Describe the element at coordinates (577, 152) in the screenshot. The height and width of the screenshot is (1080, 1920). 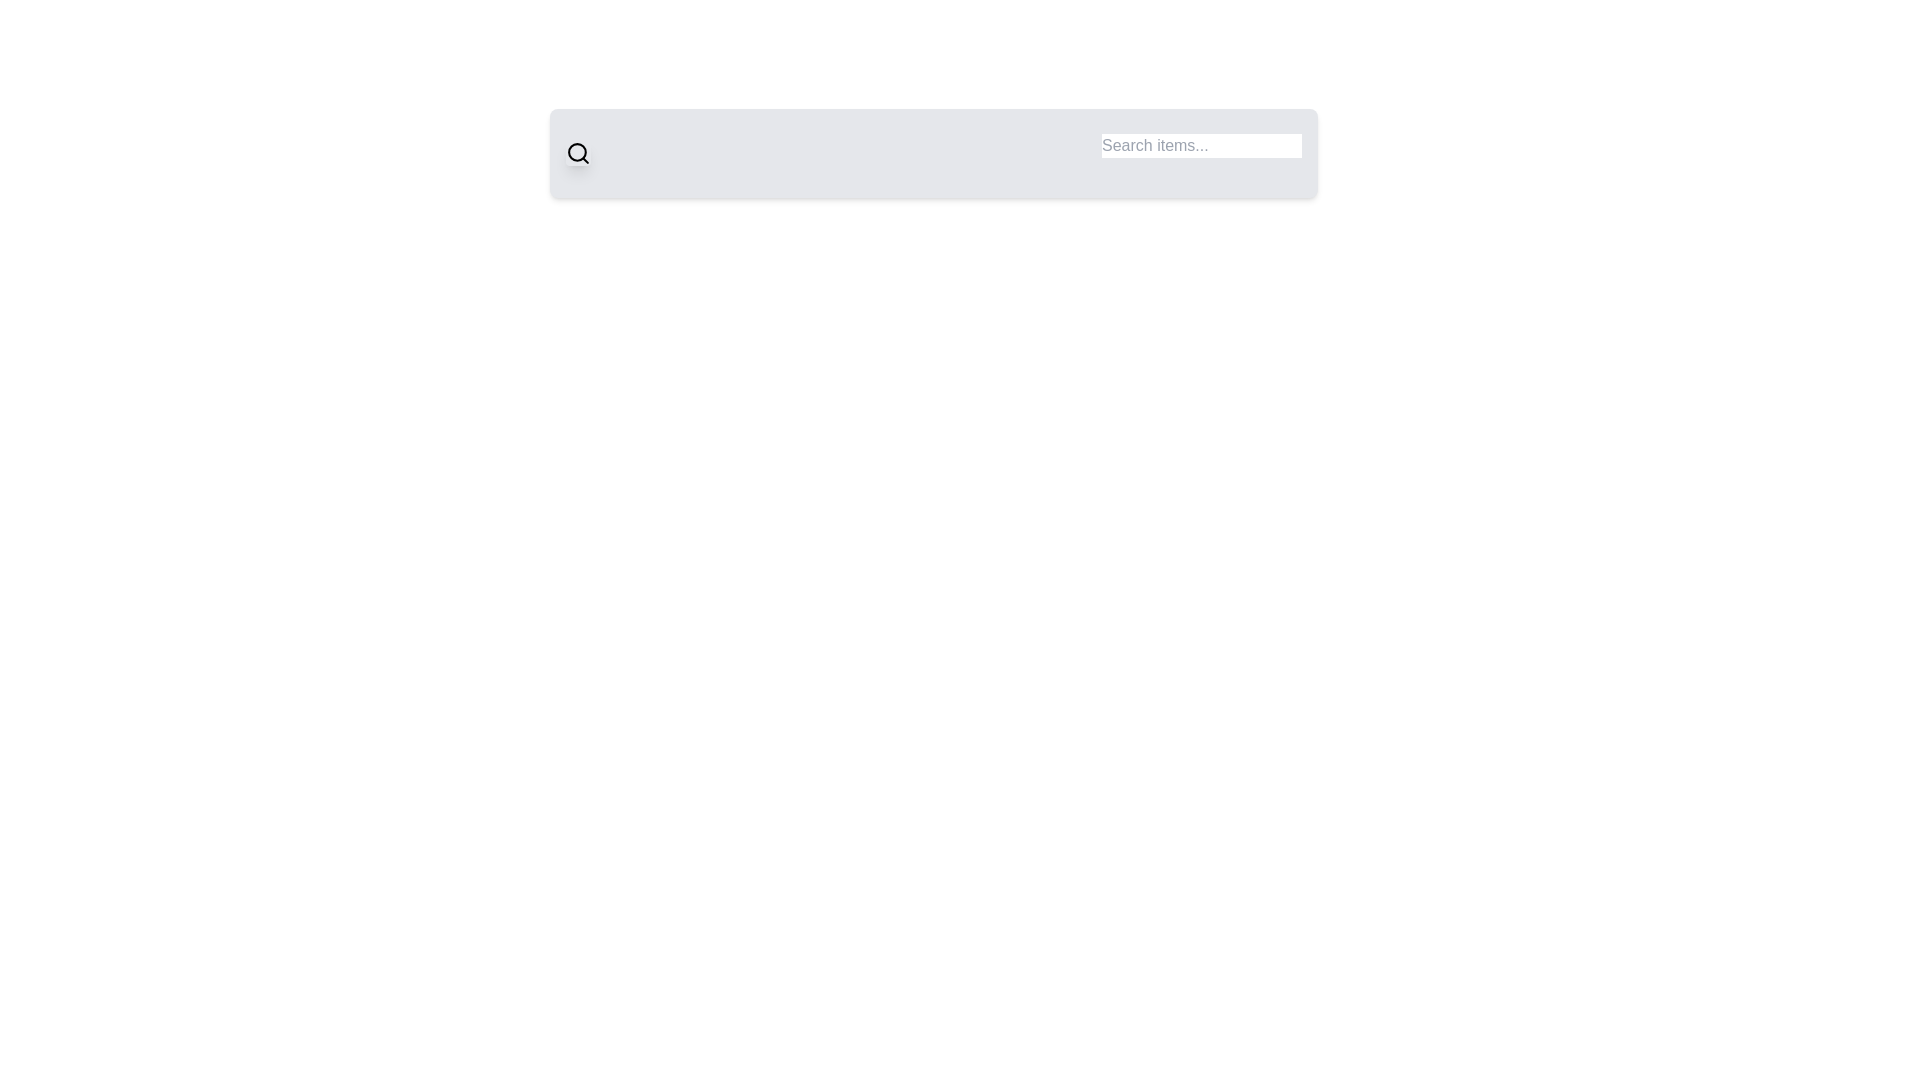
I see `the search icon located at the center of the component` at that location.